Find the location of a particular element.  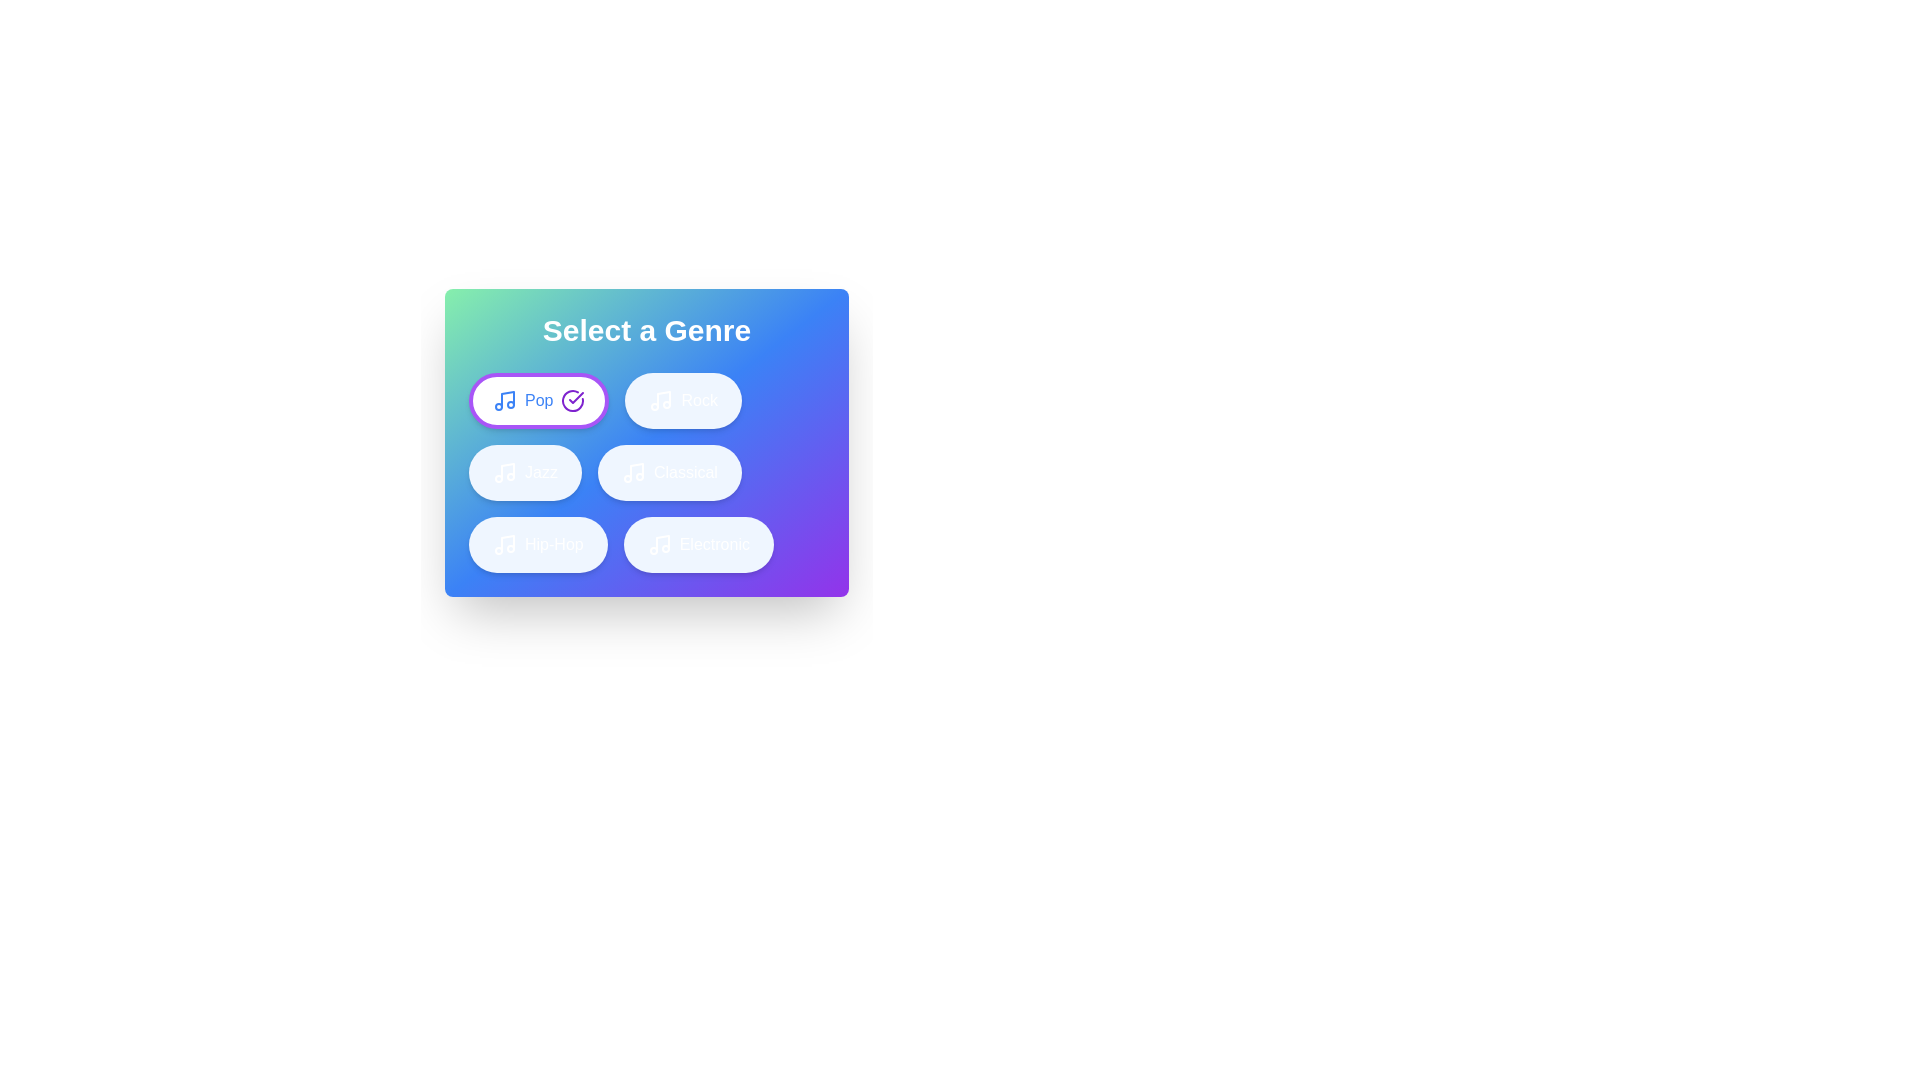

the text label that displays 'Select a Genre', which is styled with bold, white, large font and is positioned at the top of the genre selection panel is located at coordinates (647, 330).